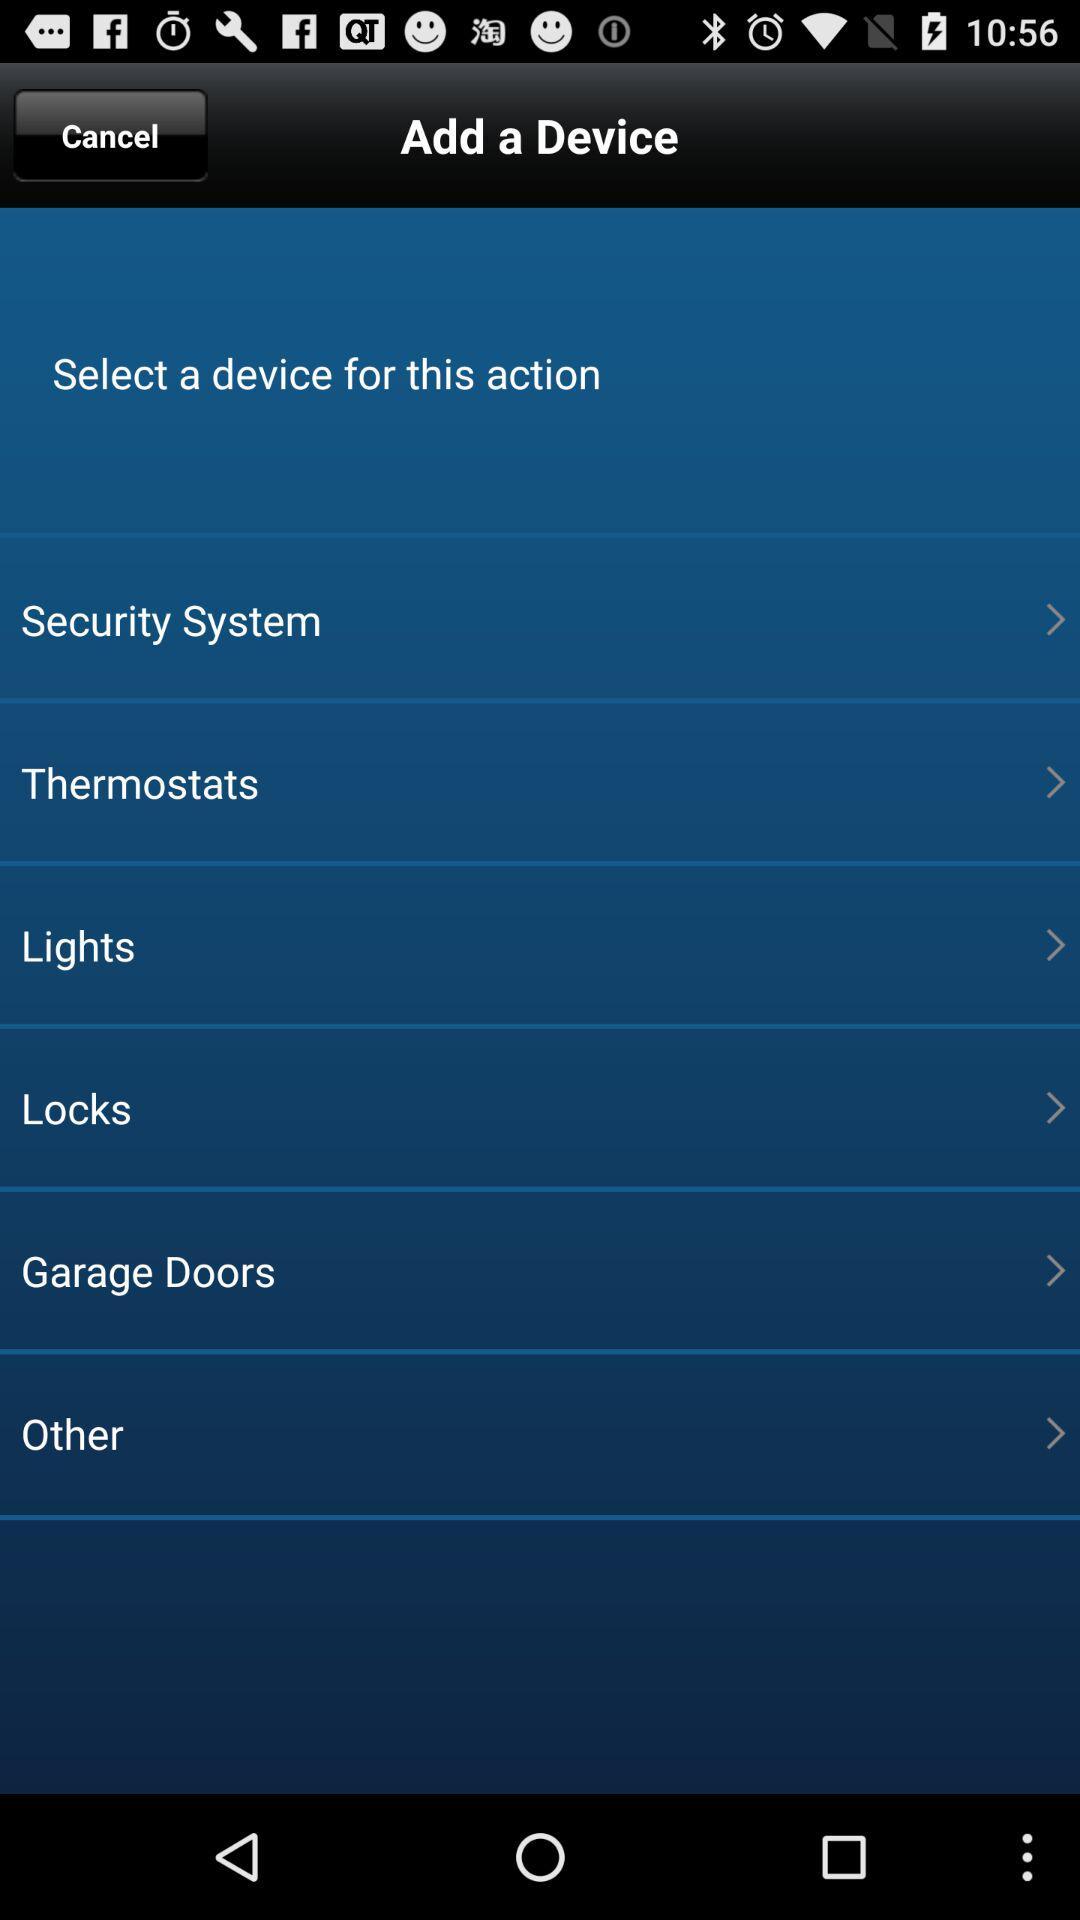 The image size is (1080, 1920). What do you see at coordinates (532, 781) in the screenshot?
I see `the item below the security system app` at bounding box center [532, 781].